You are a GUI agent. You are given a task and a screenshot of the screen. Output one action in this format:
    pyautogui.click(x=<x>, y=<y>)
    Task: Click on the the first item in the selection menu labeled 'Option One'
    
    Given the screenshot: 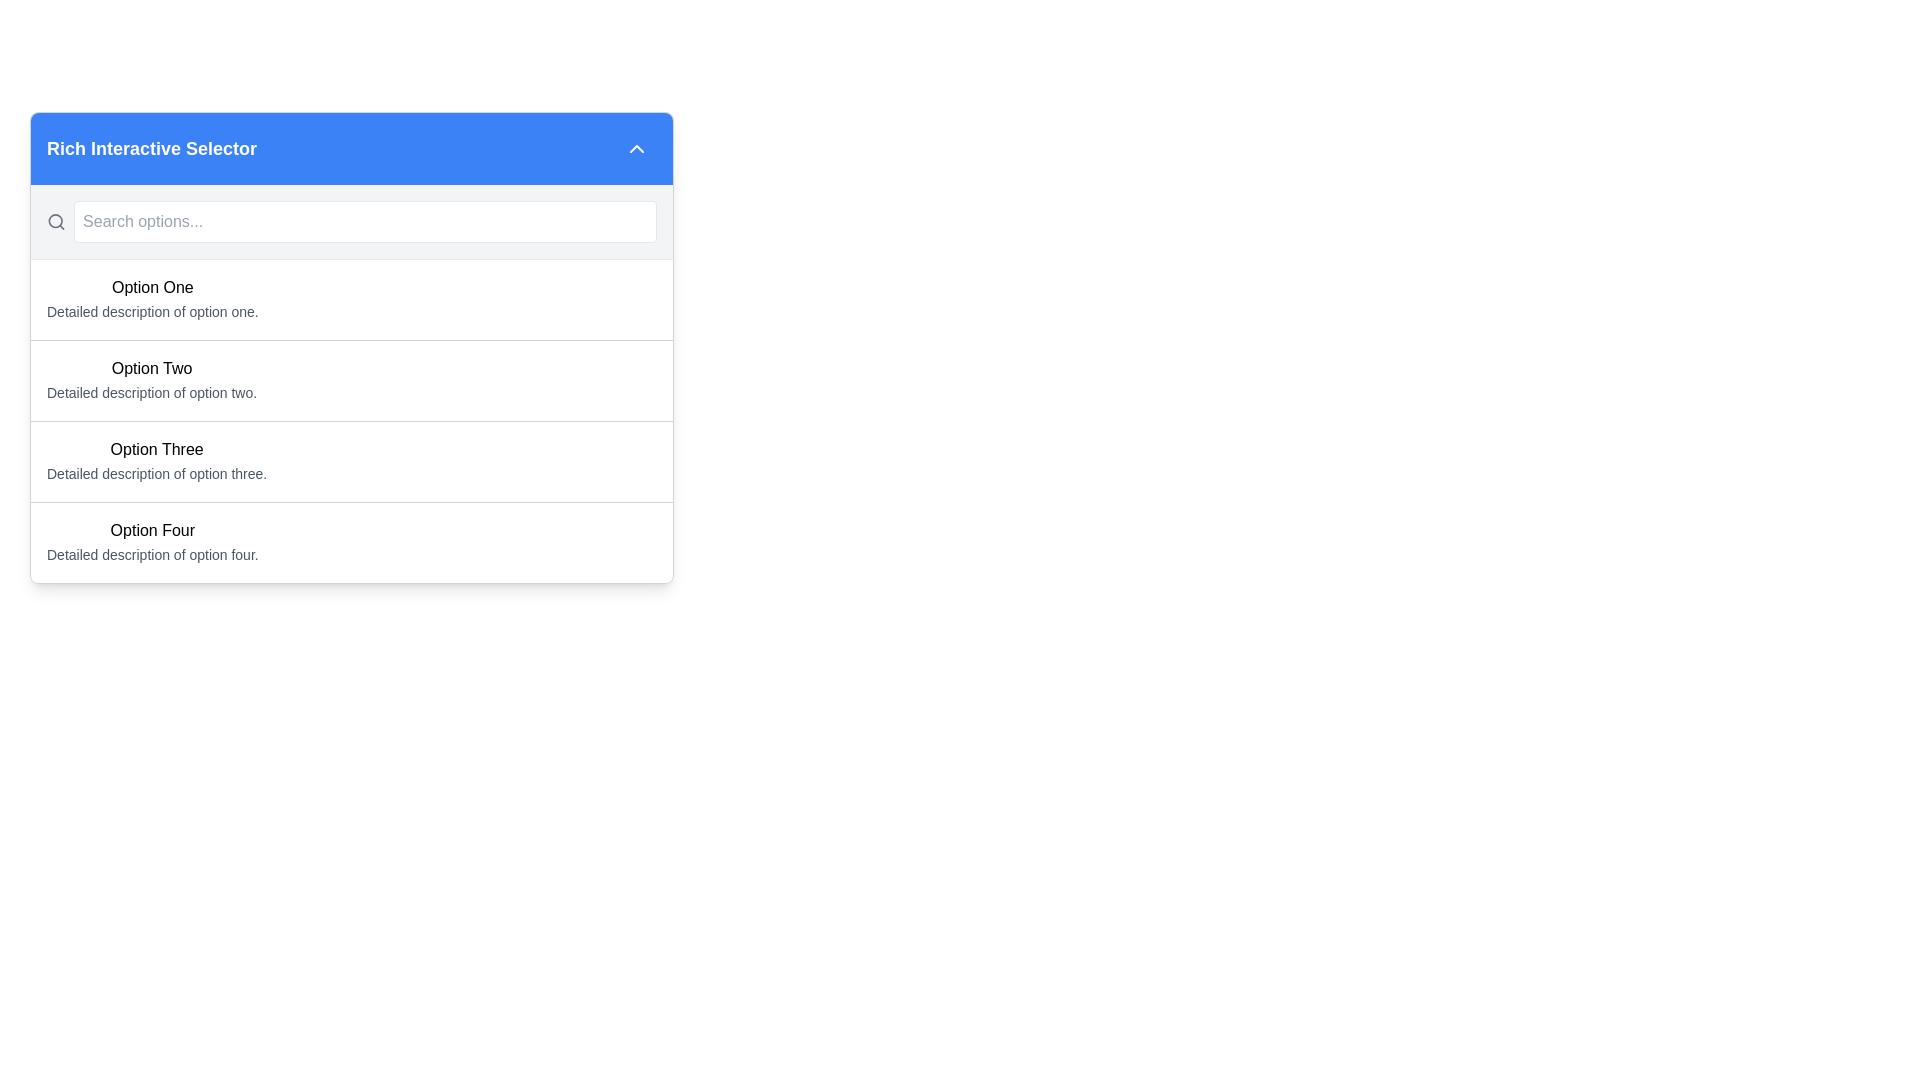 What is the action you would take?
    pyautogui.click(x=151, y=300)
    